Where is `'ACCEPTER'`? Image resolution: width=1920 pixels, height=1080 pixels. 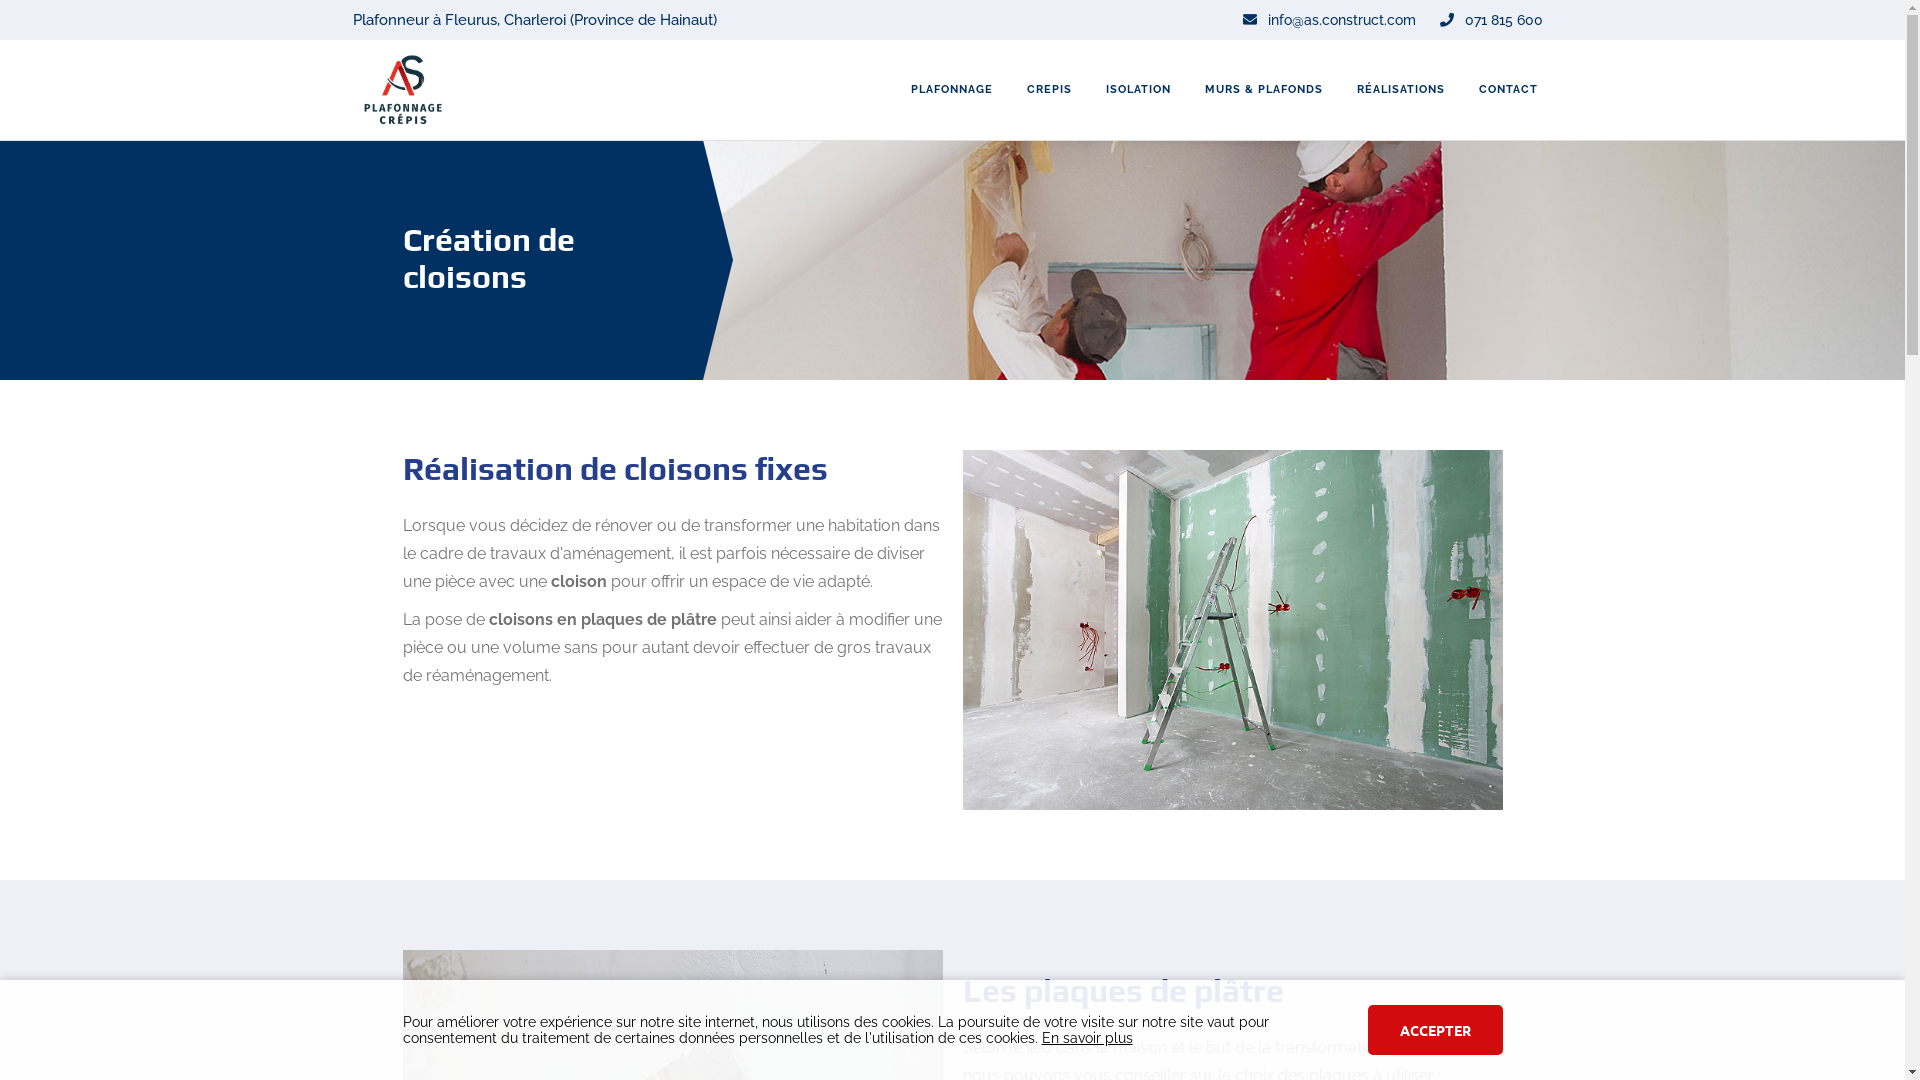 'ACCEPTER' is located at coordinates (1434, 1029).